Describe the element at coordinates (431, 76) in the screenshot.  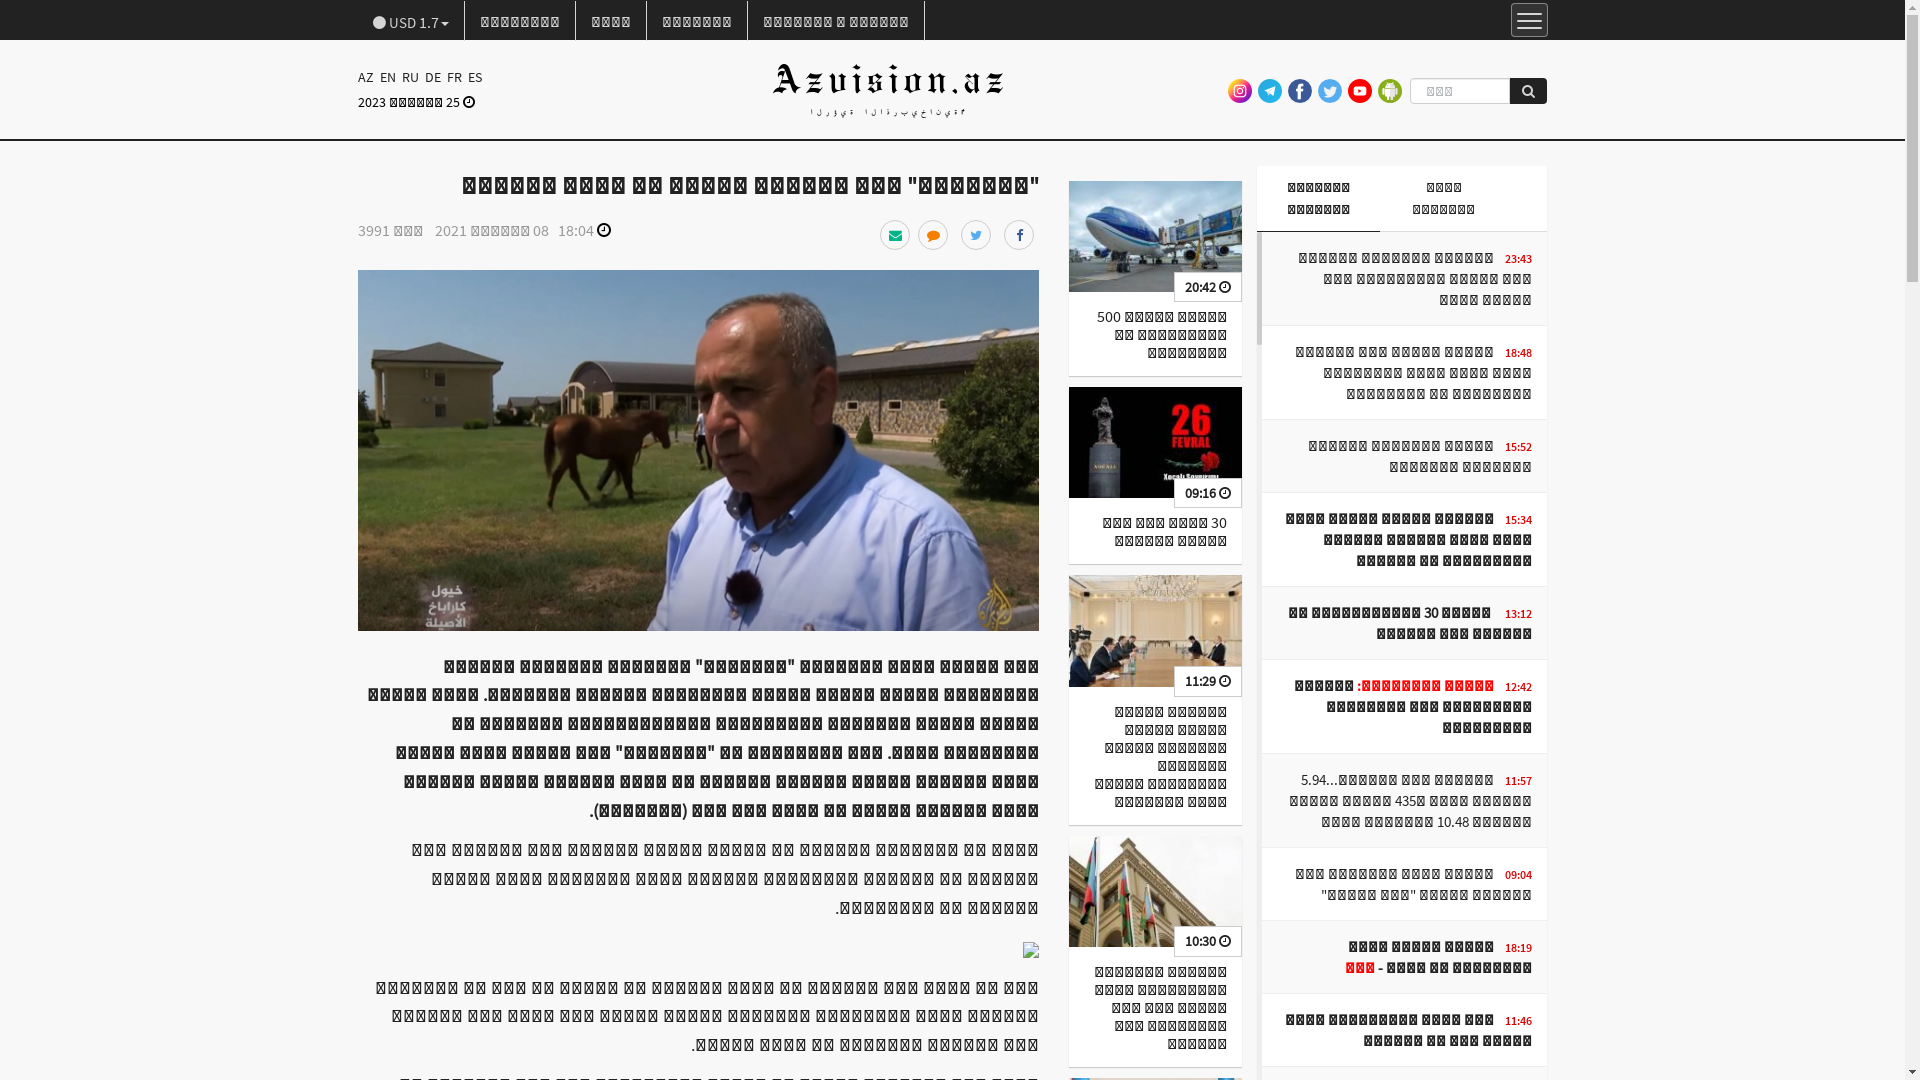
I see `'DE'` at that location.